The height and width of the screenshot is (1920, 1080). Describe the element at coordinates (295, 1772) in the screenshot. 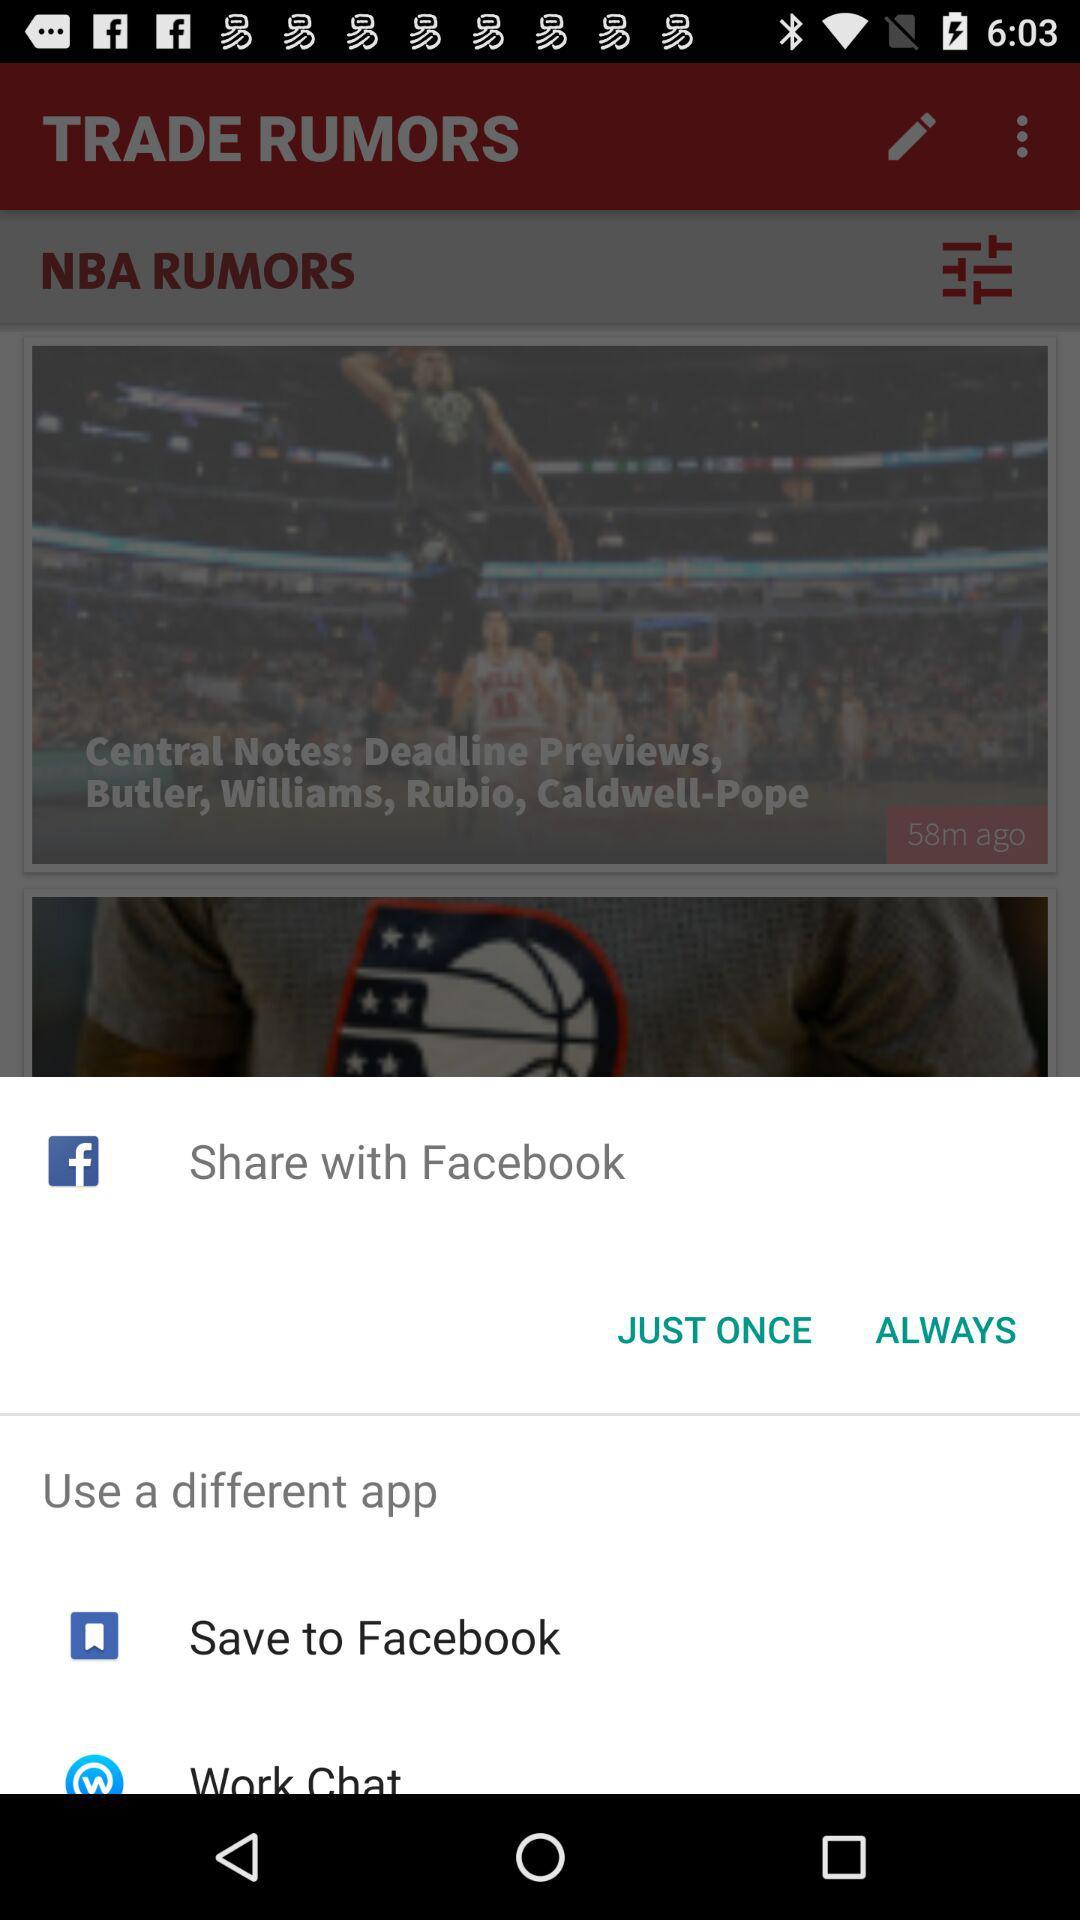

I see `item below the save to facebook icon` at that location.